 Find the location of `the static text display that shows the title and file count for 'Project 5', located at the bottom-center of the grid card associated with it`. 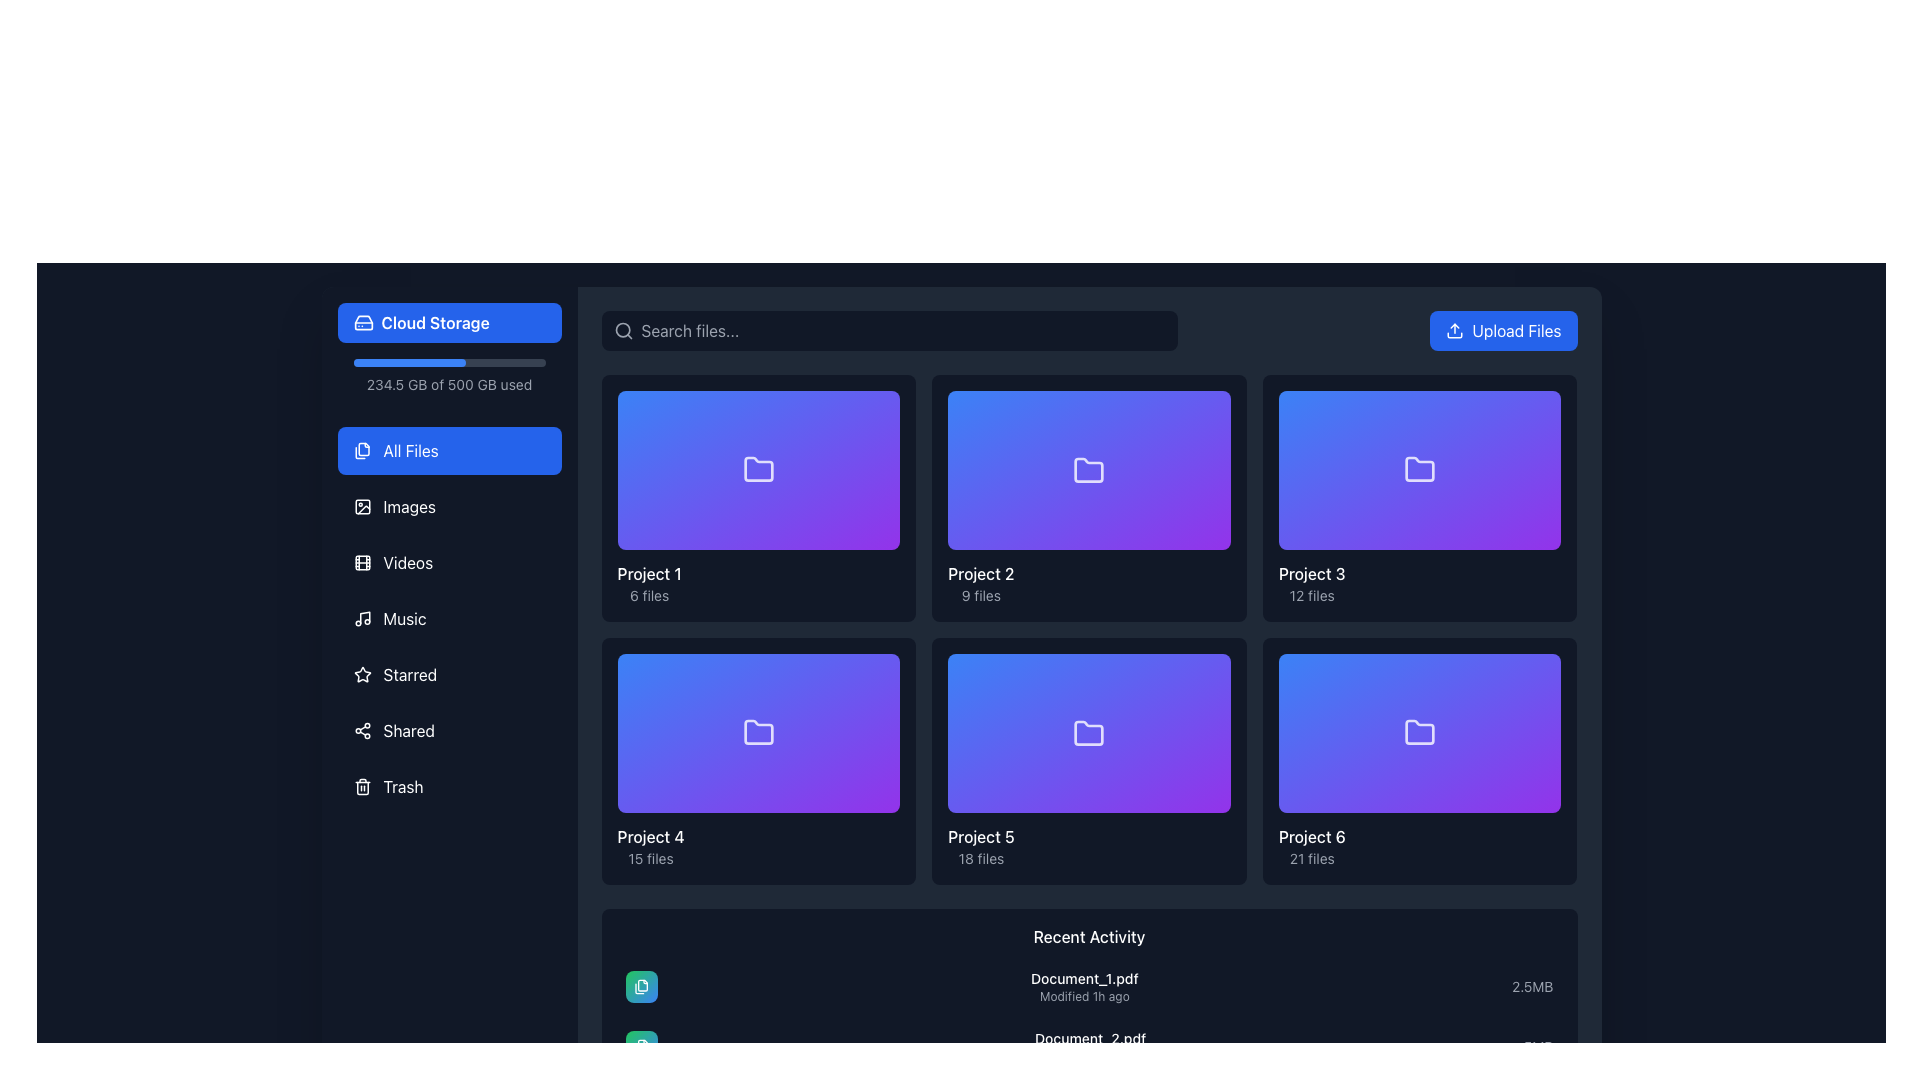

the static text display that shows the title and file count for 'Project 5', located at the bottom-center of the grid card associated with it is located at coordinates (981, 847).